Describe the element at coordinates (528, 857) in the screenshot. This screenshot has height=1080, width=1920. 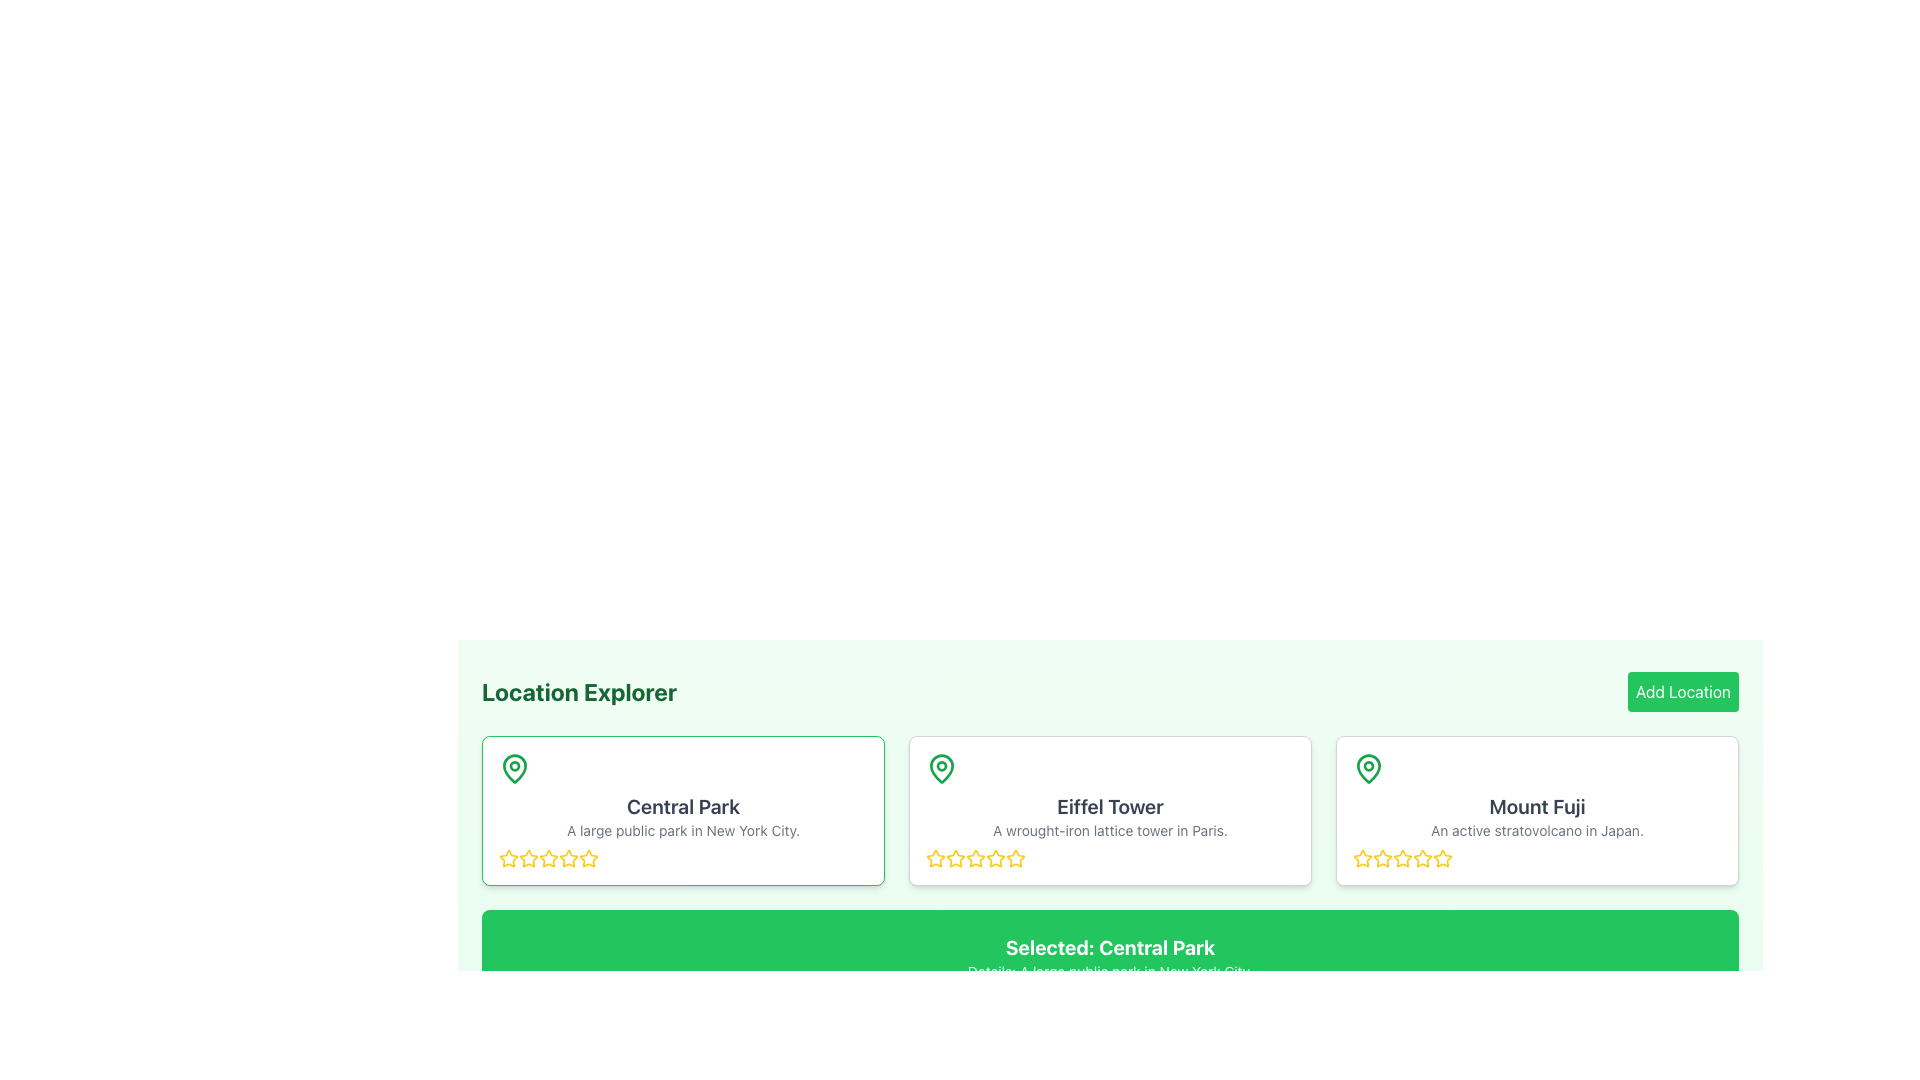
I see `the first star icon with a hollow center and bright yellow outline, located in the rating section below the 'Central Park' card title in the 'Location Explorer' section` at that location.